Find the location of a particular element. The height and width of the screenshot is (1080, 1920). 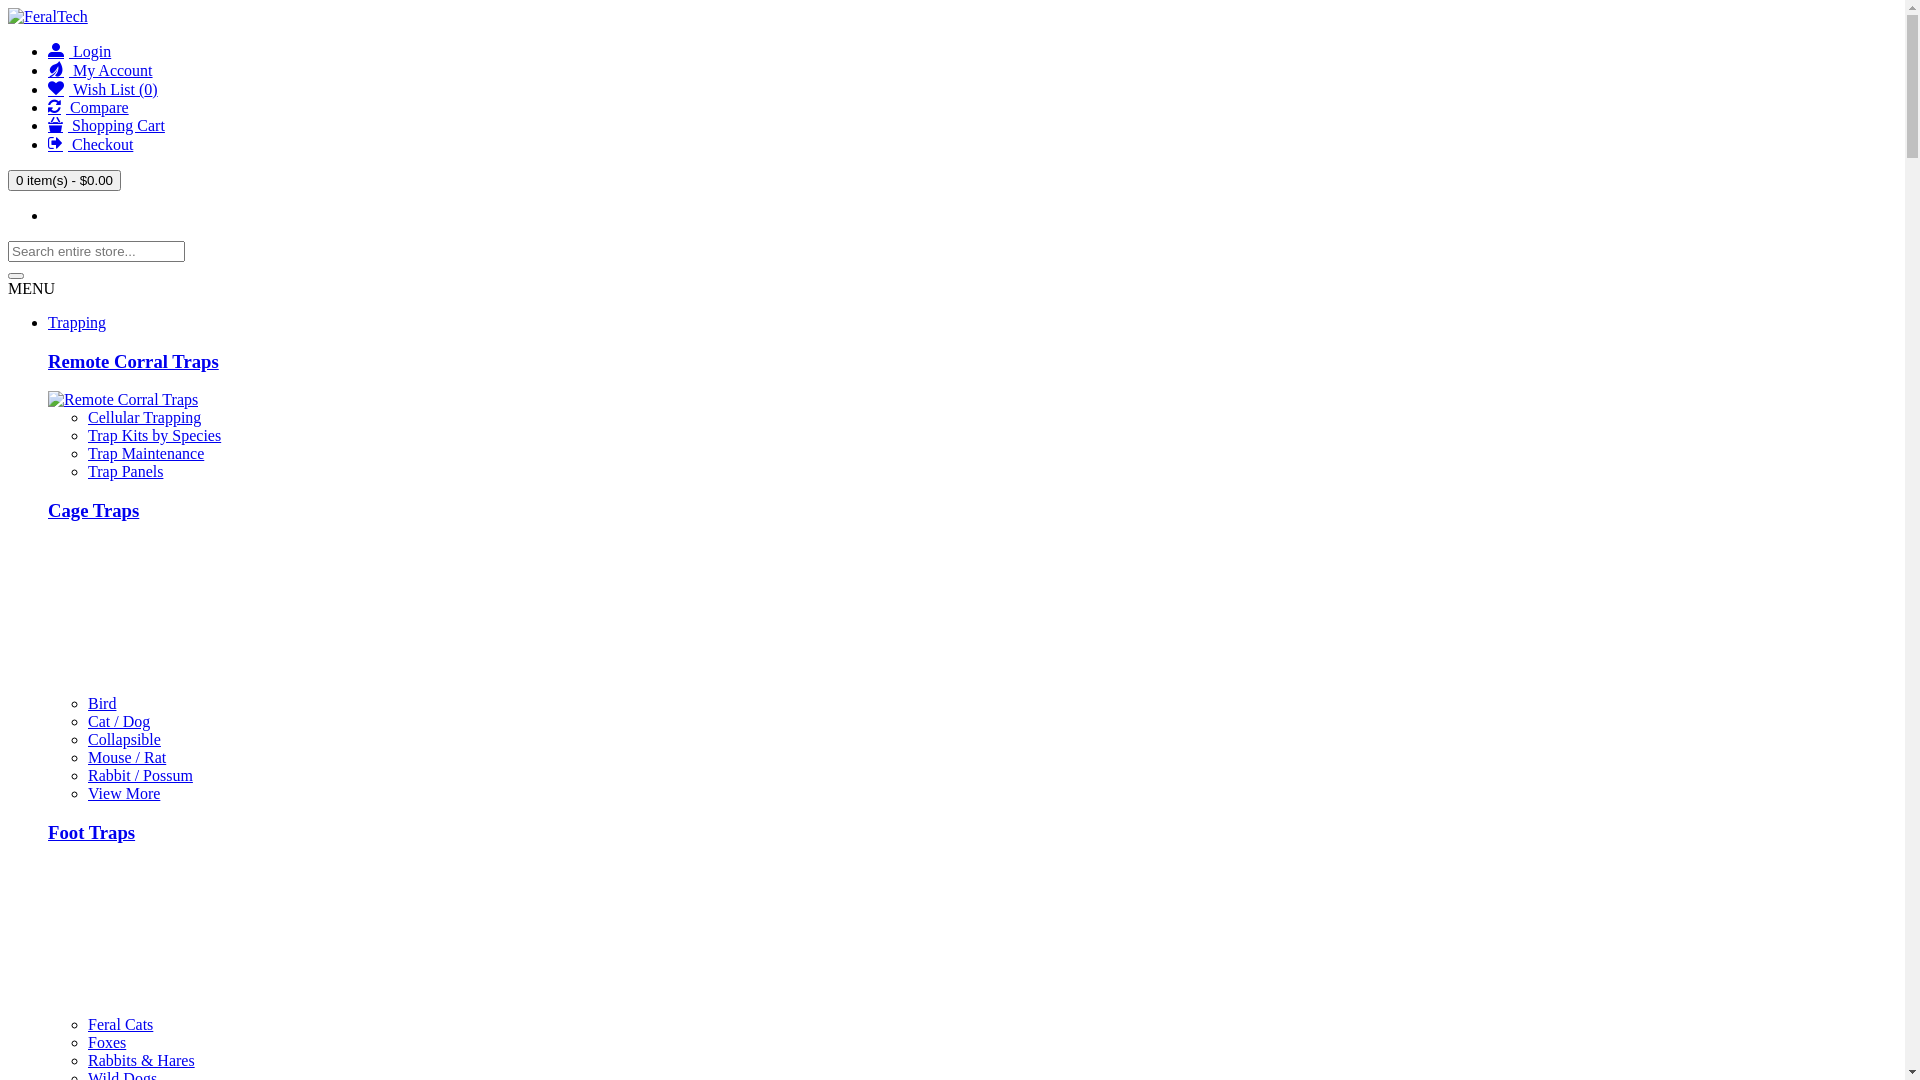

'Collapsible' is located at coordinates (123, 739).